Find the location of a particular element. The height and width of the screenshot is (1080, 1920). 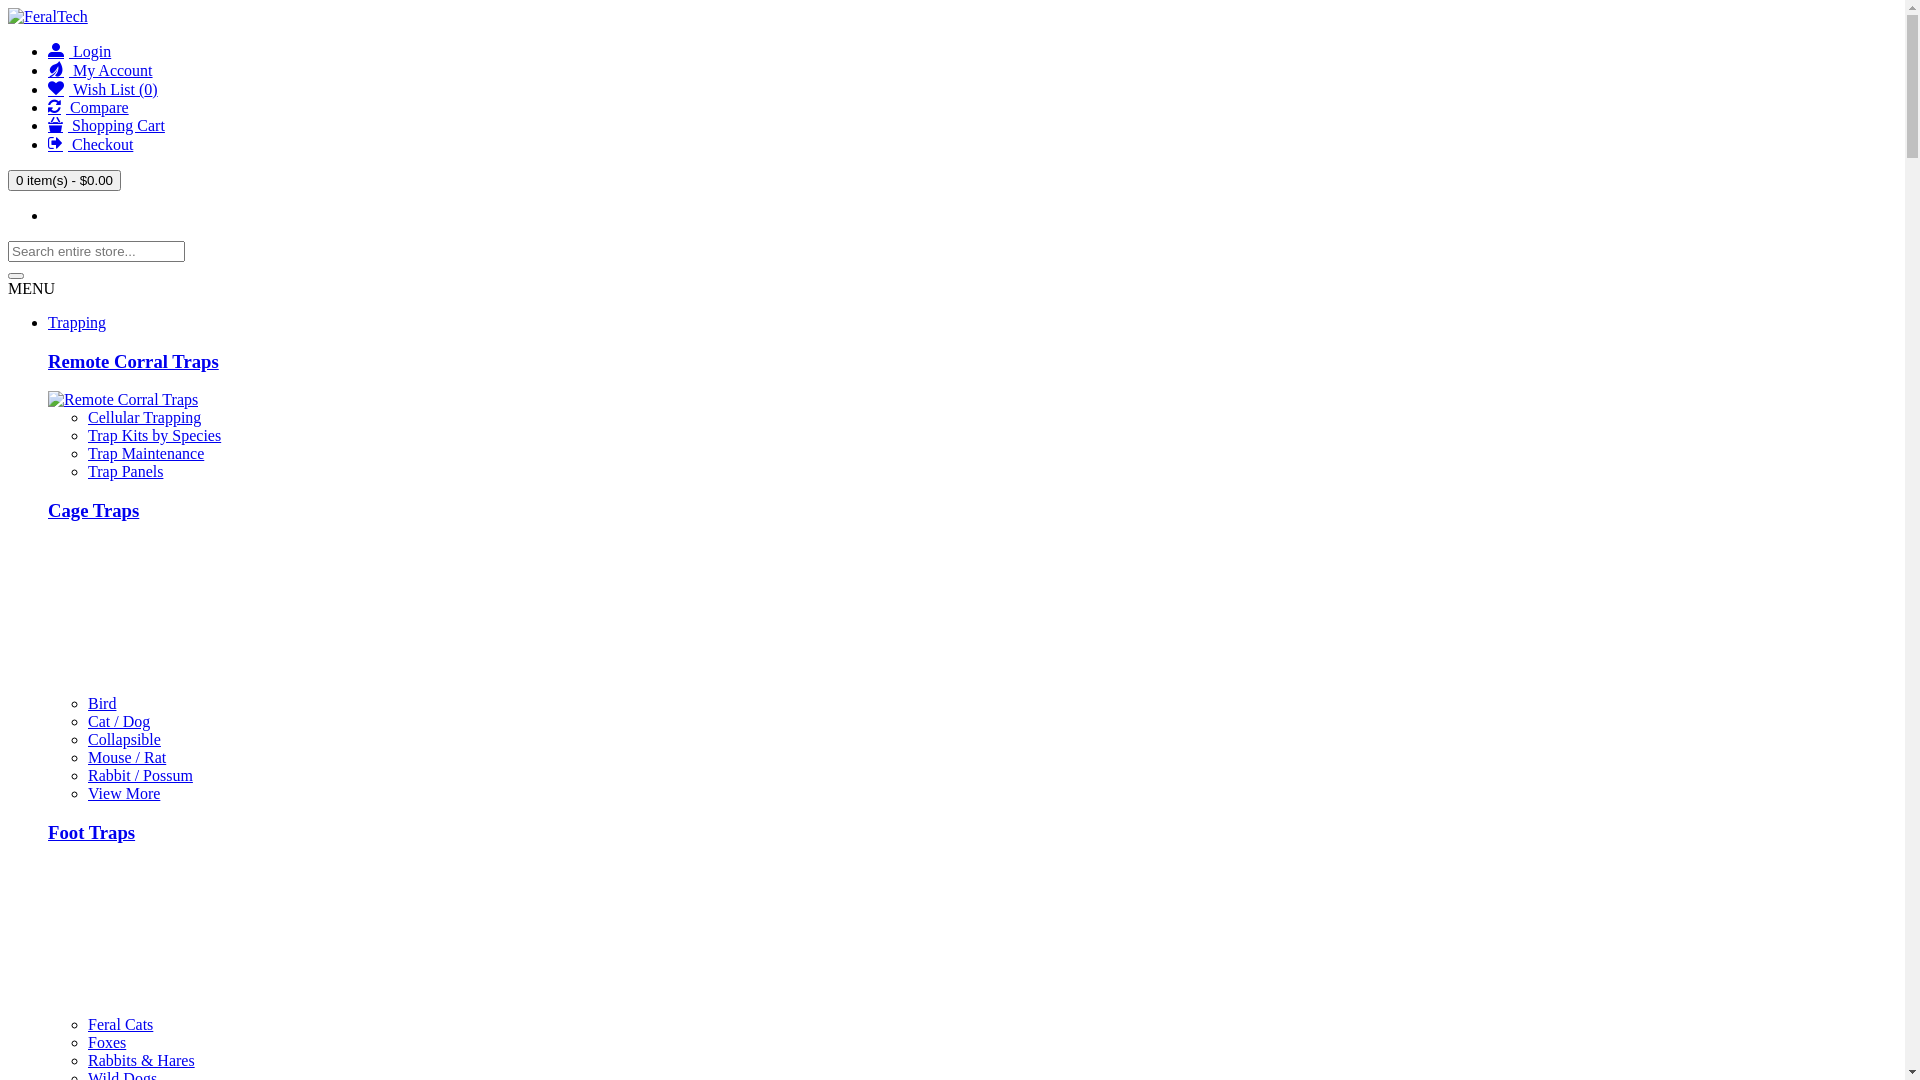

'Collapsible' is located at coordinates (123, 739).